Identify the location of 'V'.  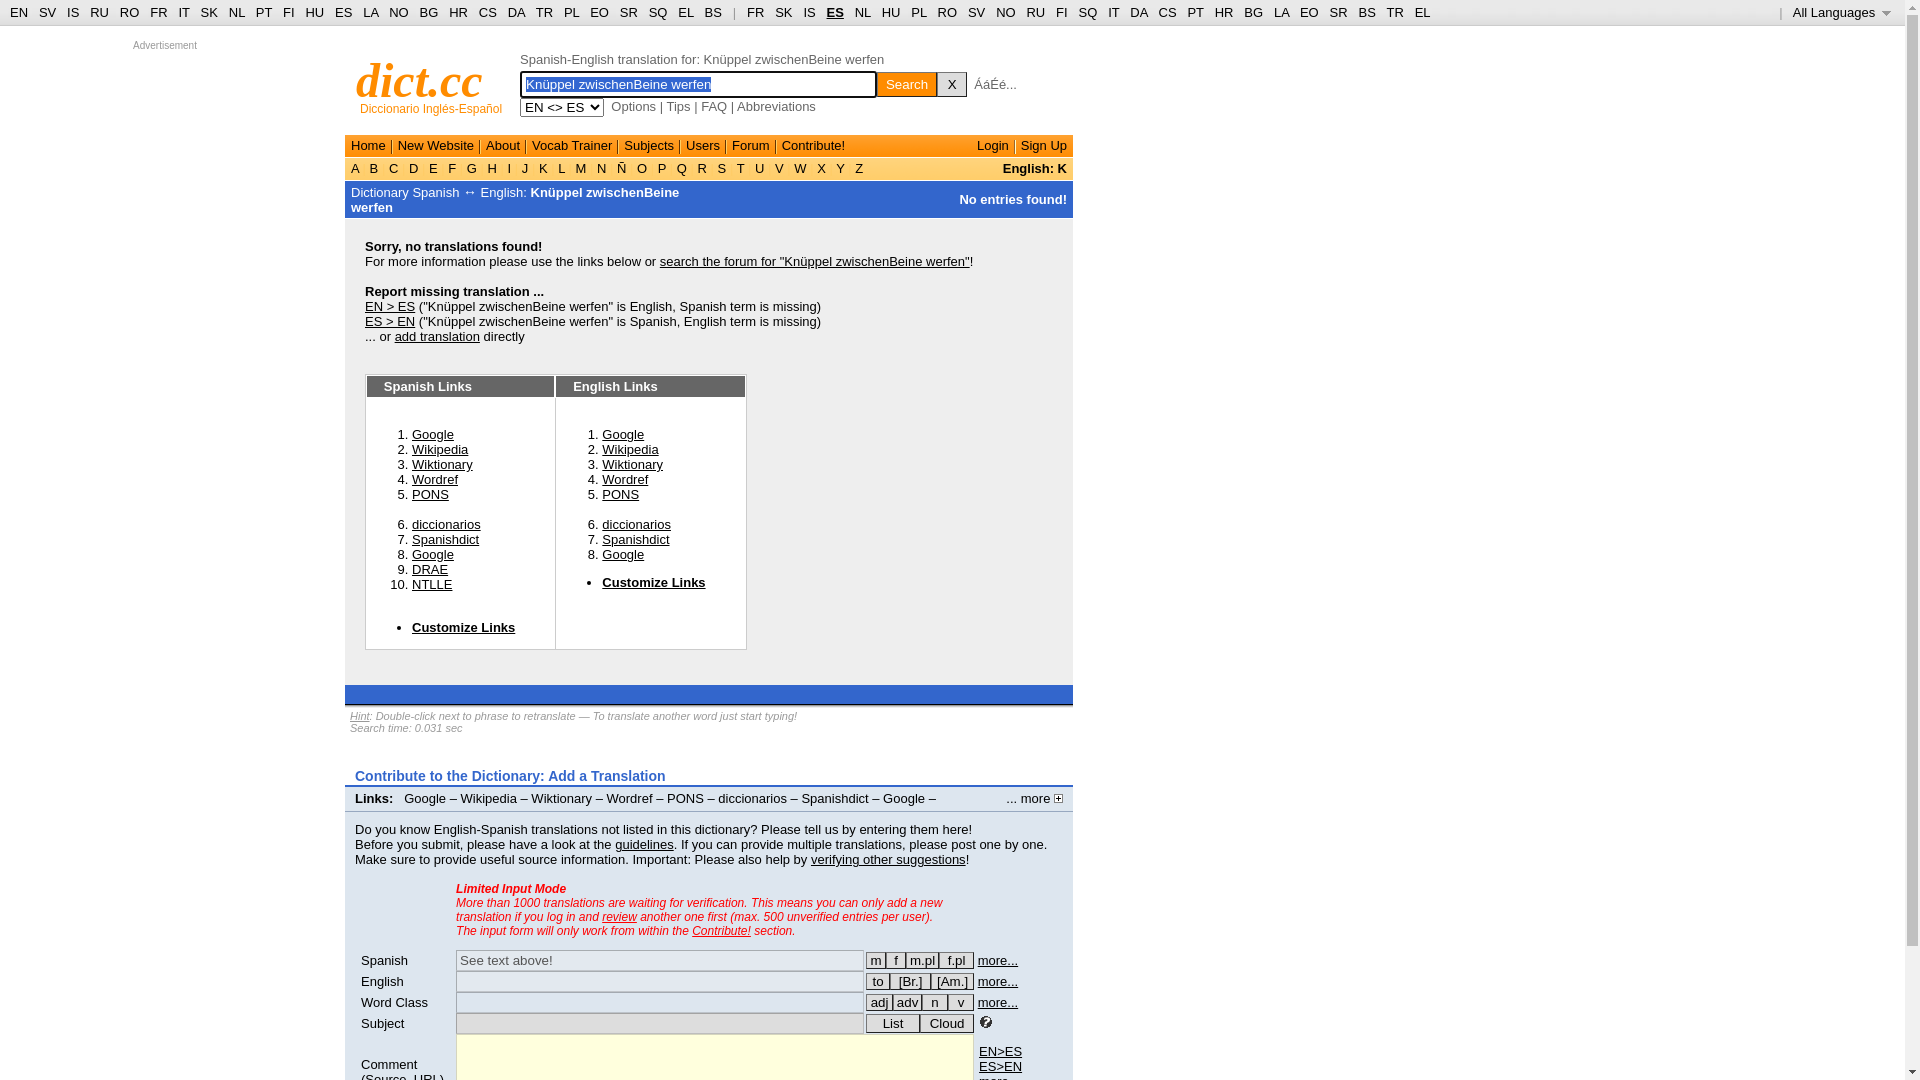
(777, 167).